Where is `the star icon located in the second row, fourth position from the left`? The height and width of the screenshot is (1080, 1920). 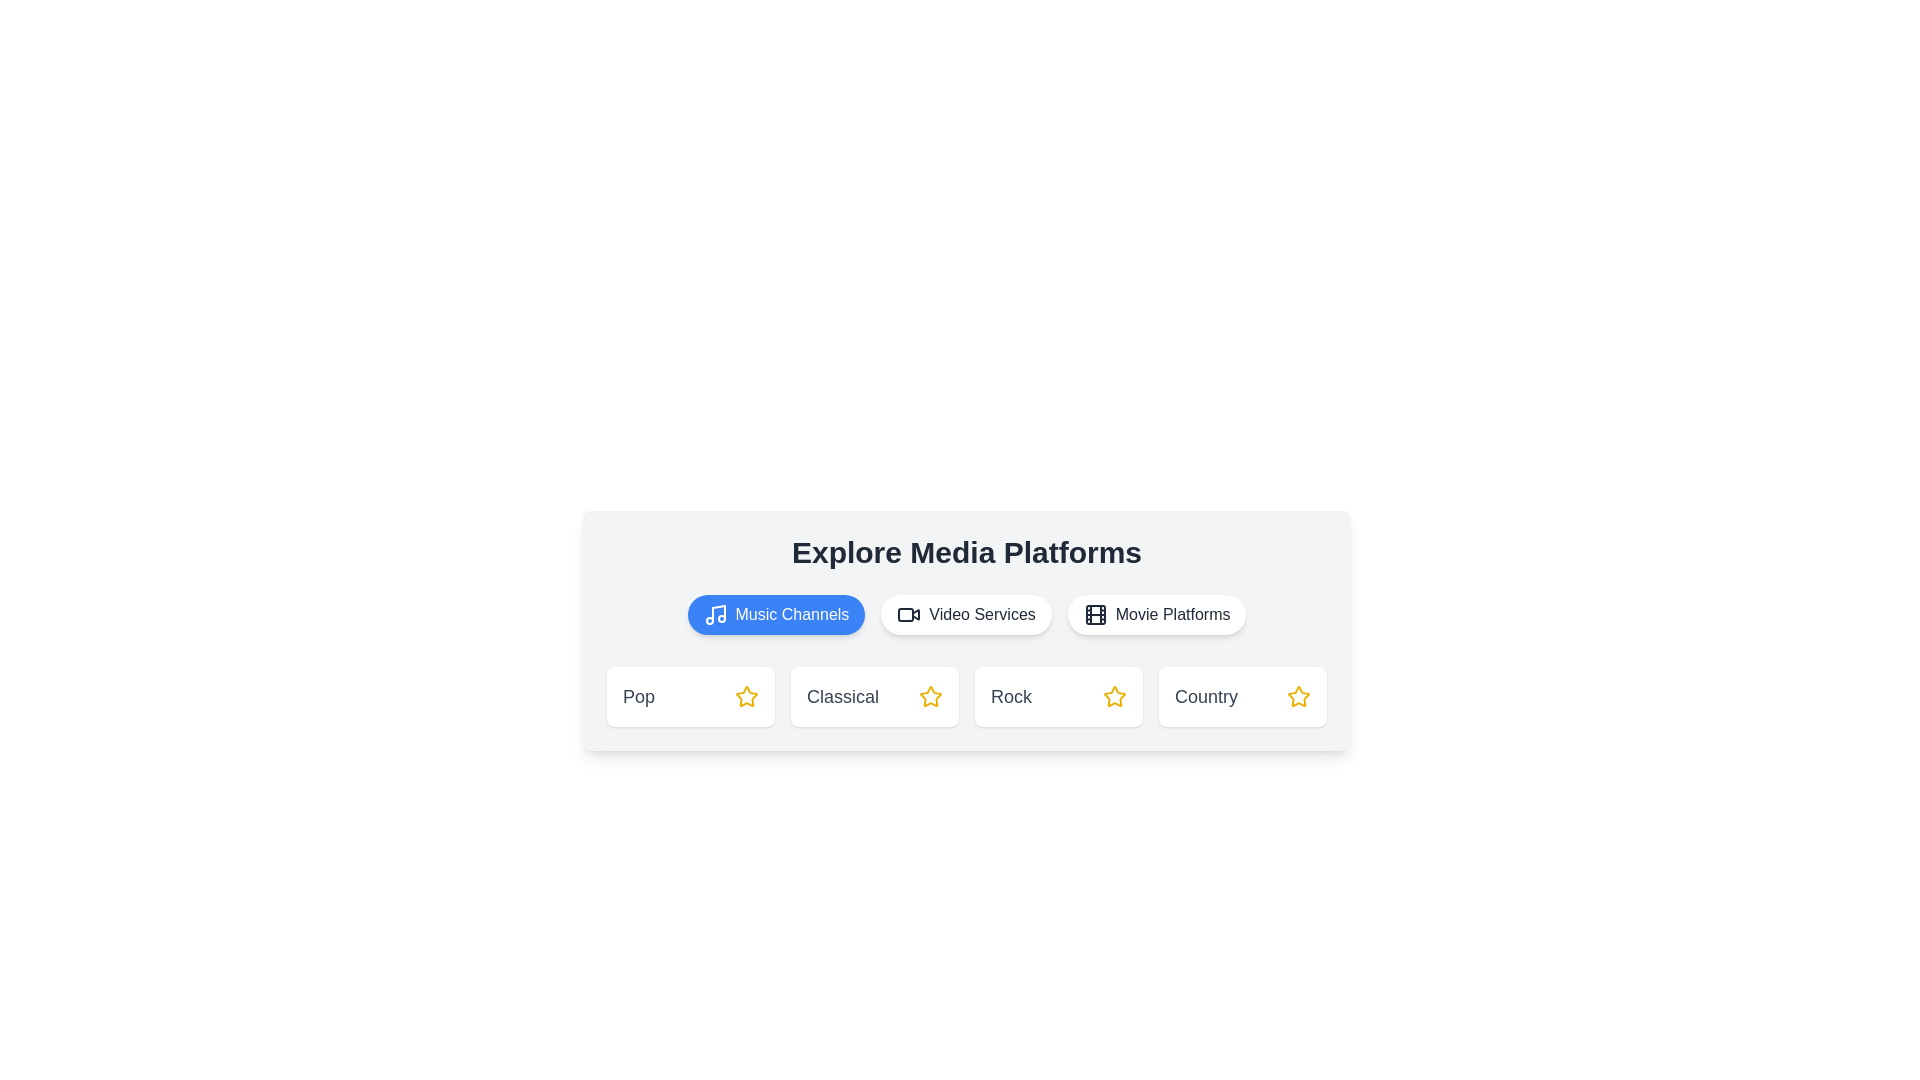
the star icon located in the second row, fourth position from the left is located at coordinates (1297, 694).